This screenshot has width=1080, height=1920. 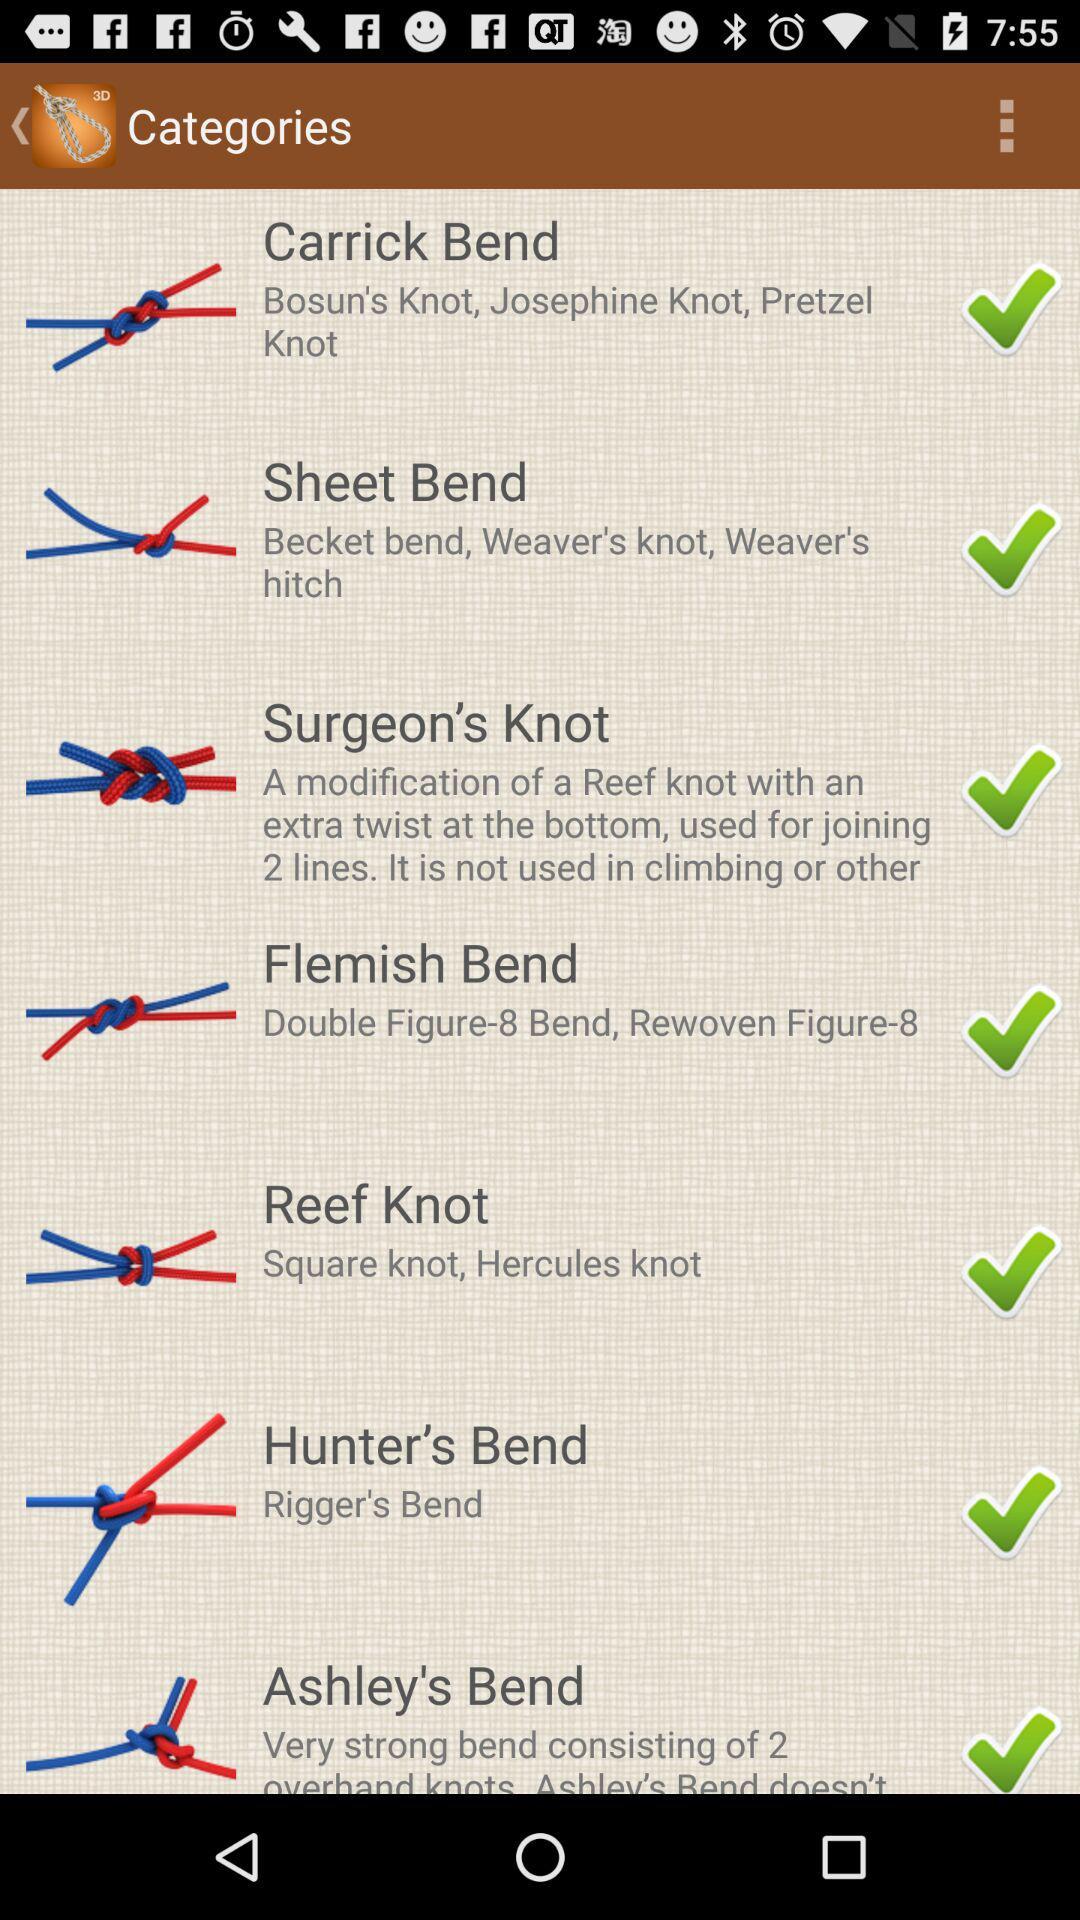 I want to click on the sheet bend item, so click(x=604, y=480).